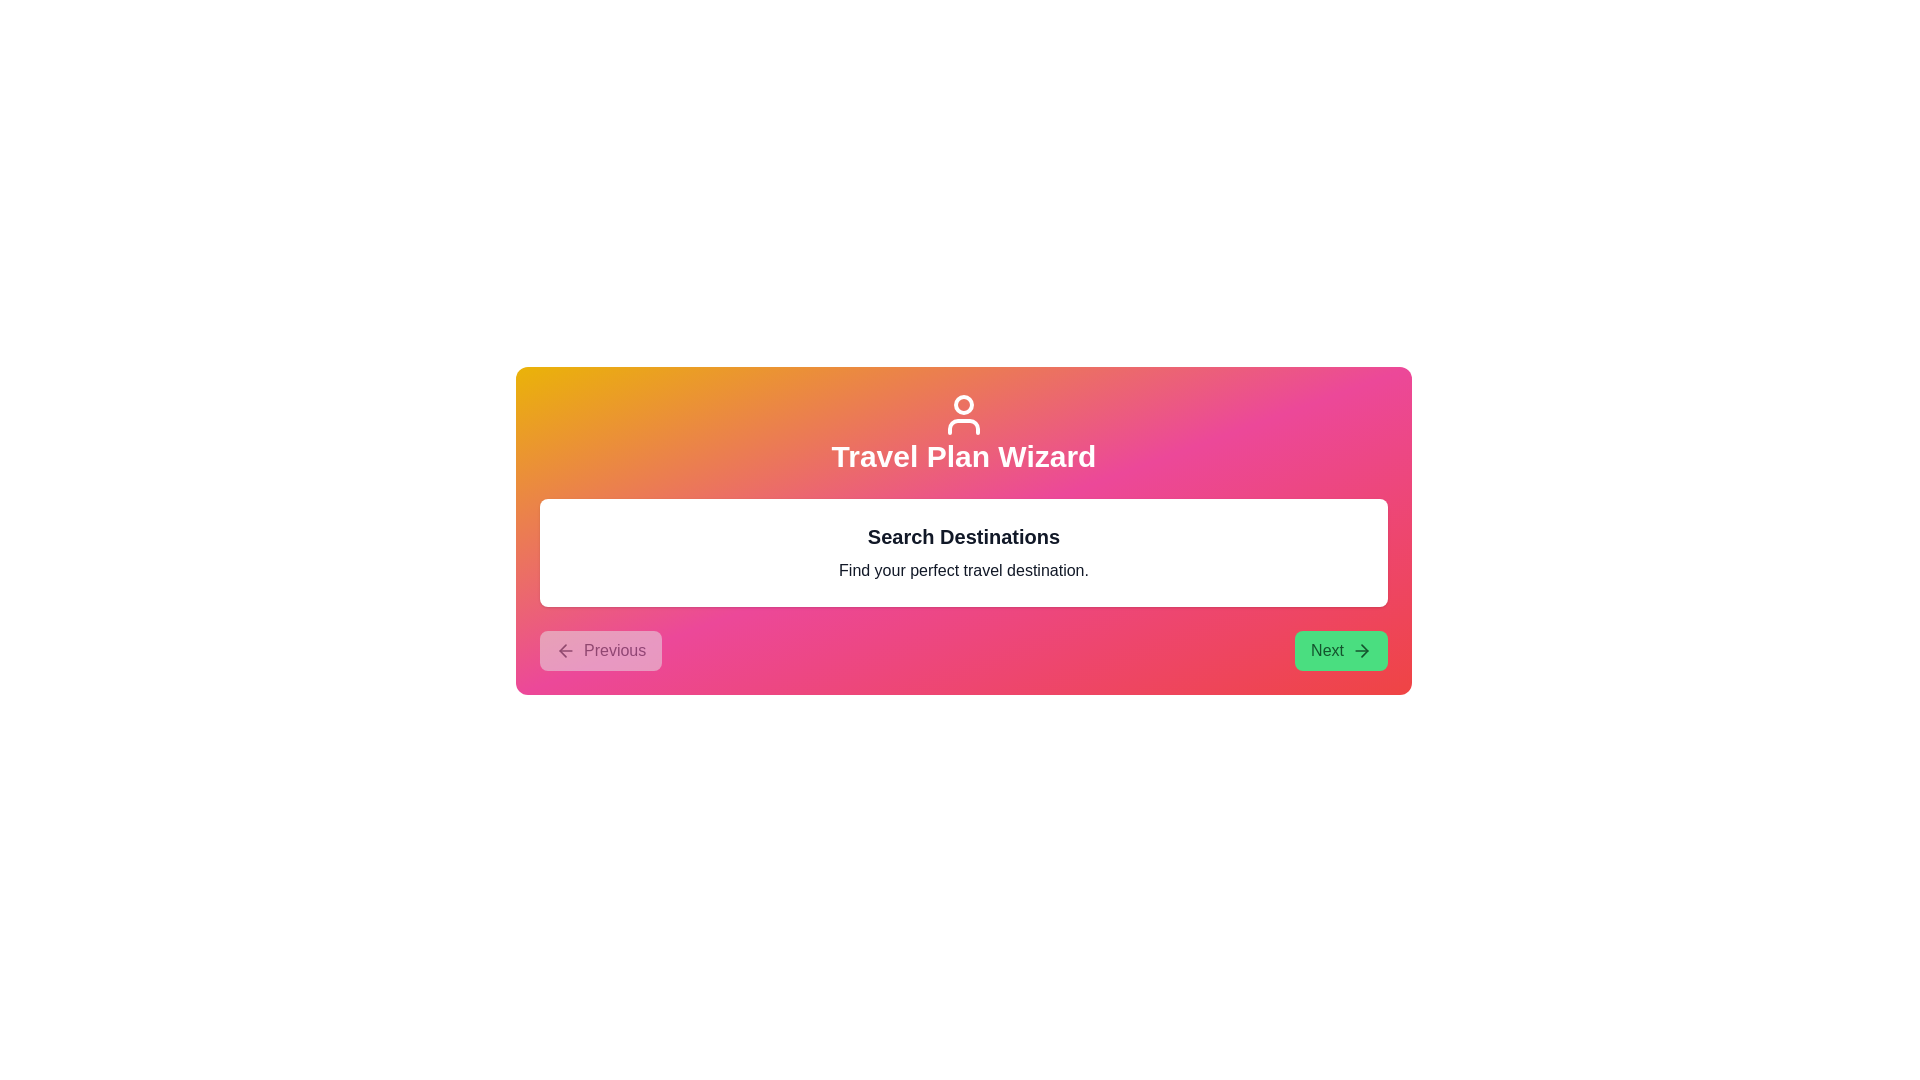  Describe the element at coordinates (964, 456) in the screenshot. I see `the header text 'Travel Plan Wizard' which is styled in bold, large font and centered below a user icon on a vibrant gradient background` at that location.